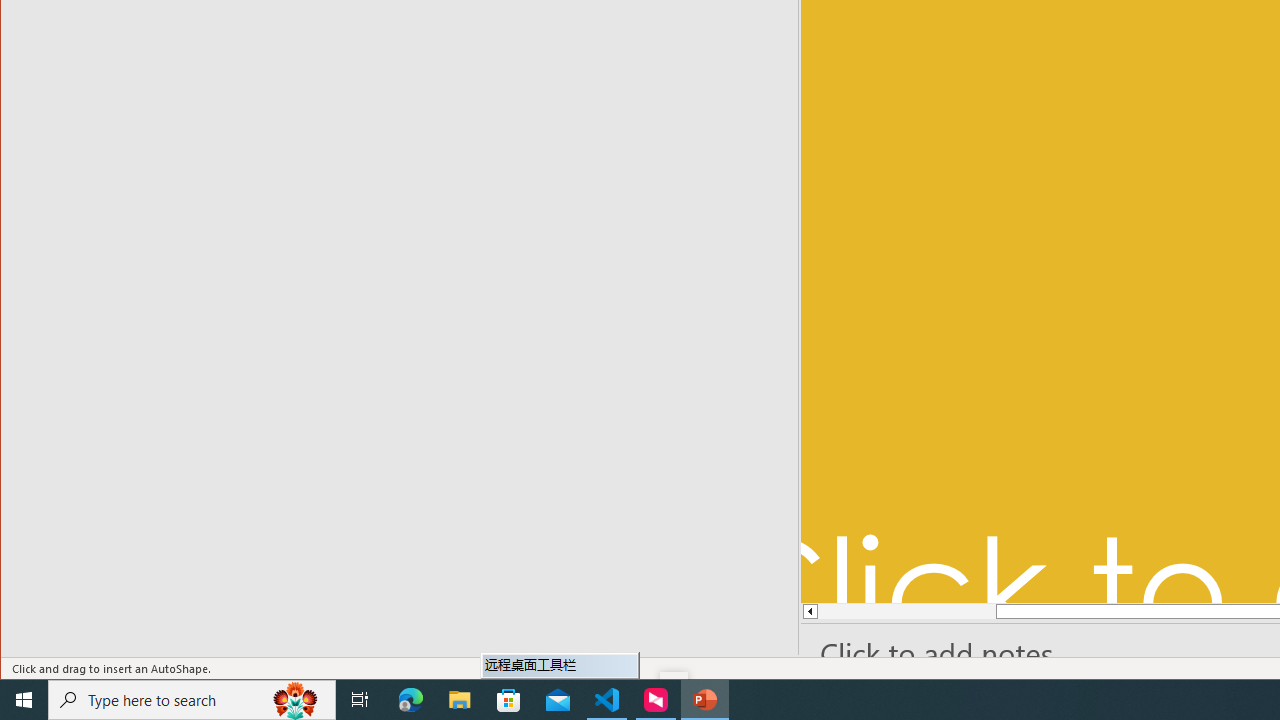 The width and height of the screenshot is (1280, 720). Describe the element at coordinates (192, 698) in the screenshot. I see `'Type here to search'` at that location.